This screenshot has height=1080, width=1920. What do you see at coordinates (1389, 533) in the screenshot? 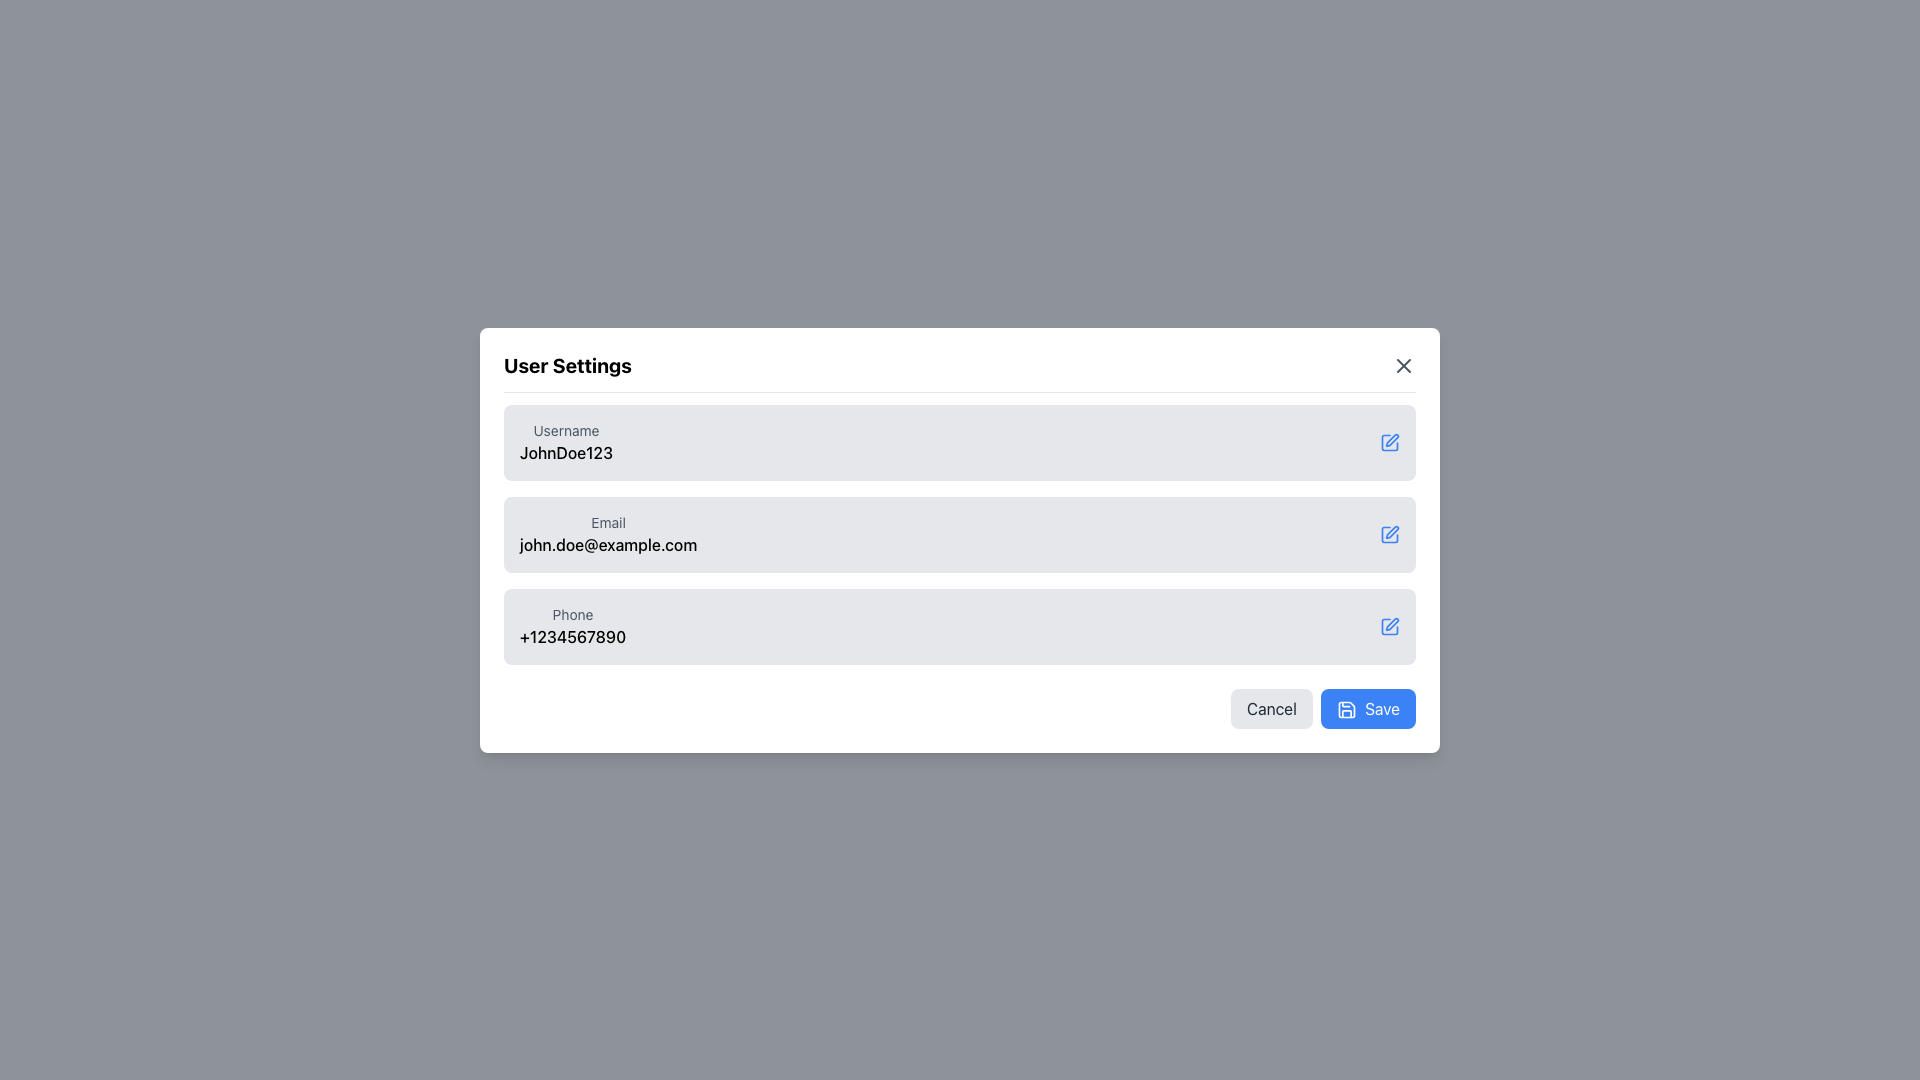
I see `the edit button located to the right of the 'Email' section, adjacent to the input field displaying 'john.doe@example.com', to observe a styling change` at bounding box center [1389, 533].